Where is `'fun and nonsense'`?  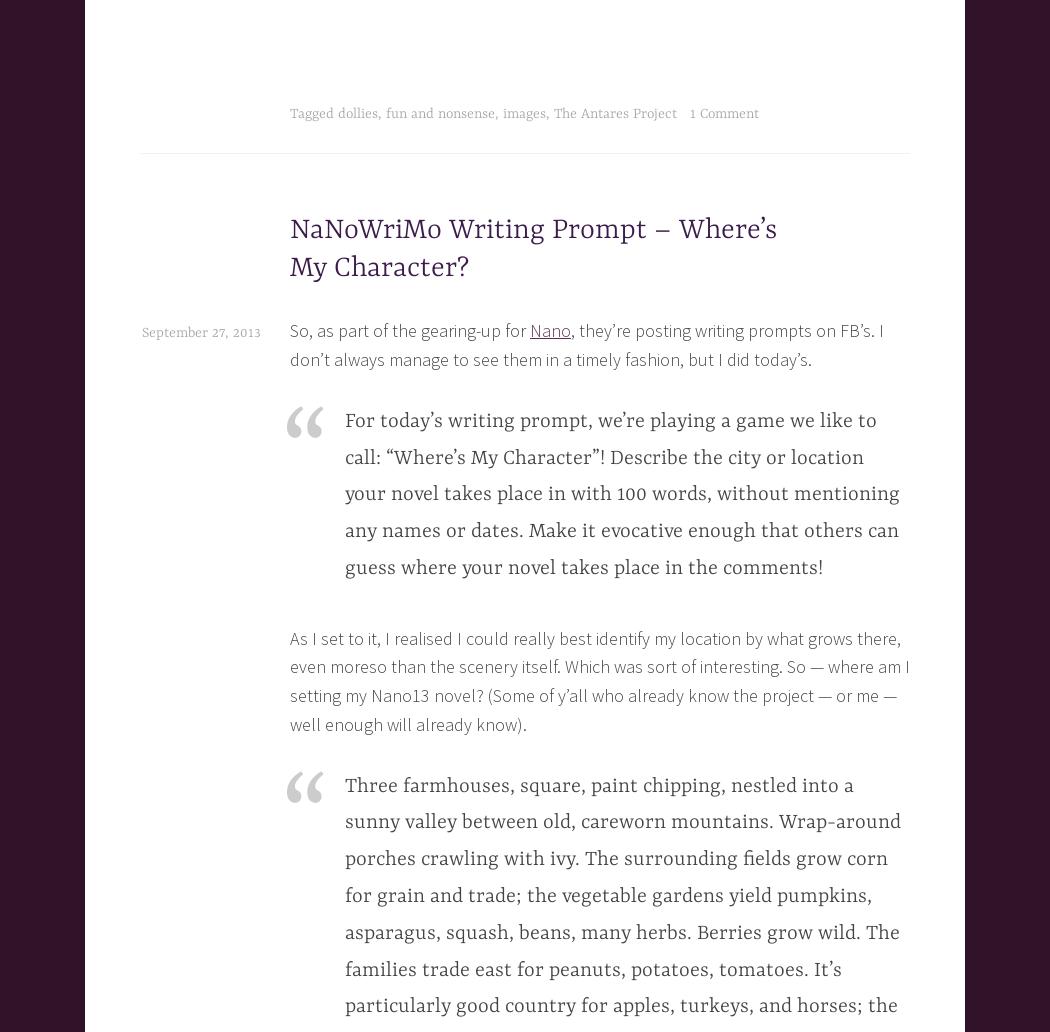
'fun and nonsense' is located at coordinates (439, 114).